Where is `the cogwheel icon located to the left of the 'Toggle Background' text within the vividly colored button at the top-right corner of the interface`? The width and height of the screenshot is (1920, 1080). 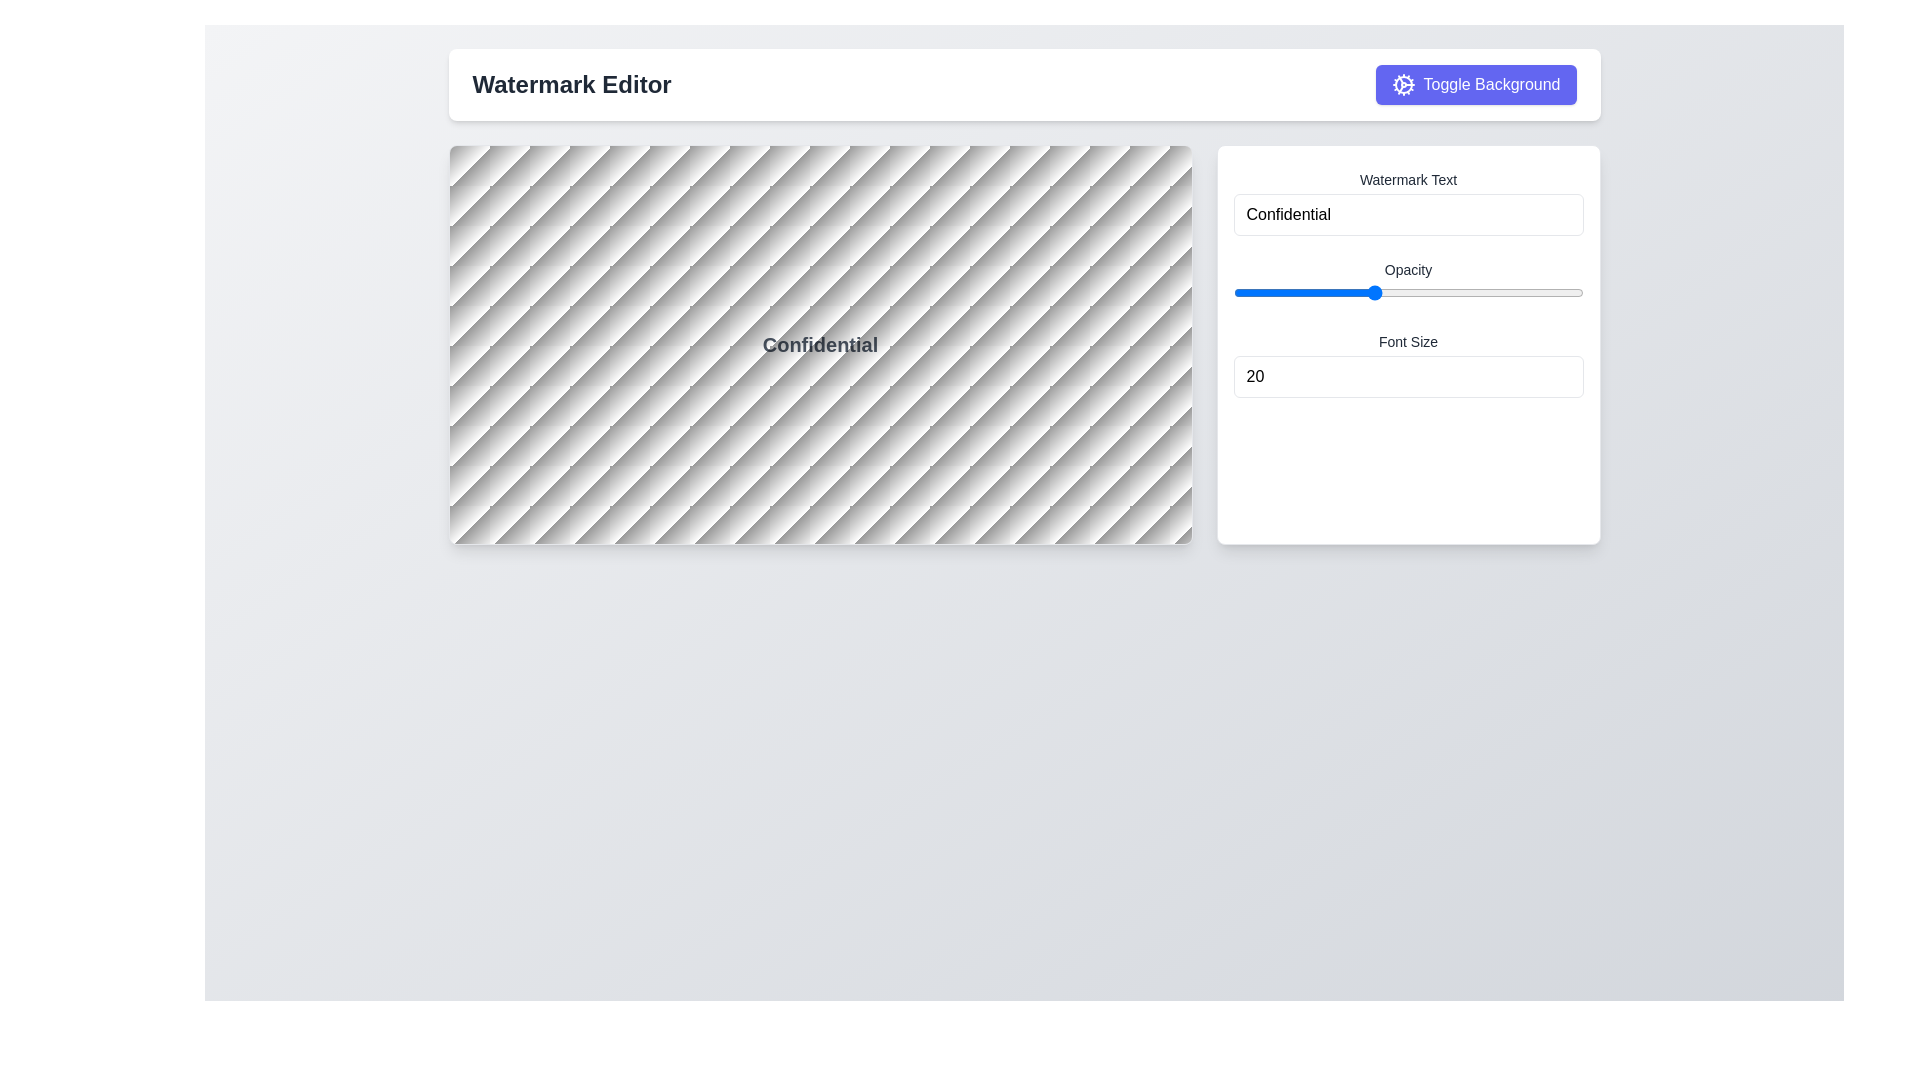 the cogwheel icon located to the left of the 'Toggle Background' text within the vividly colored button at the top-right corner of the interface is located at coordinates (1402, 83).